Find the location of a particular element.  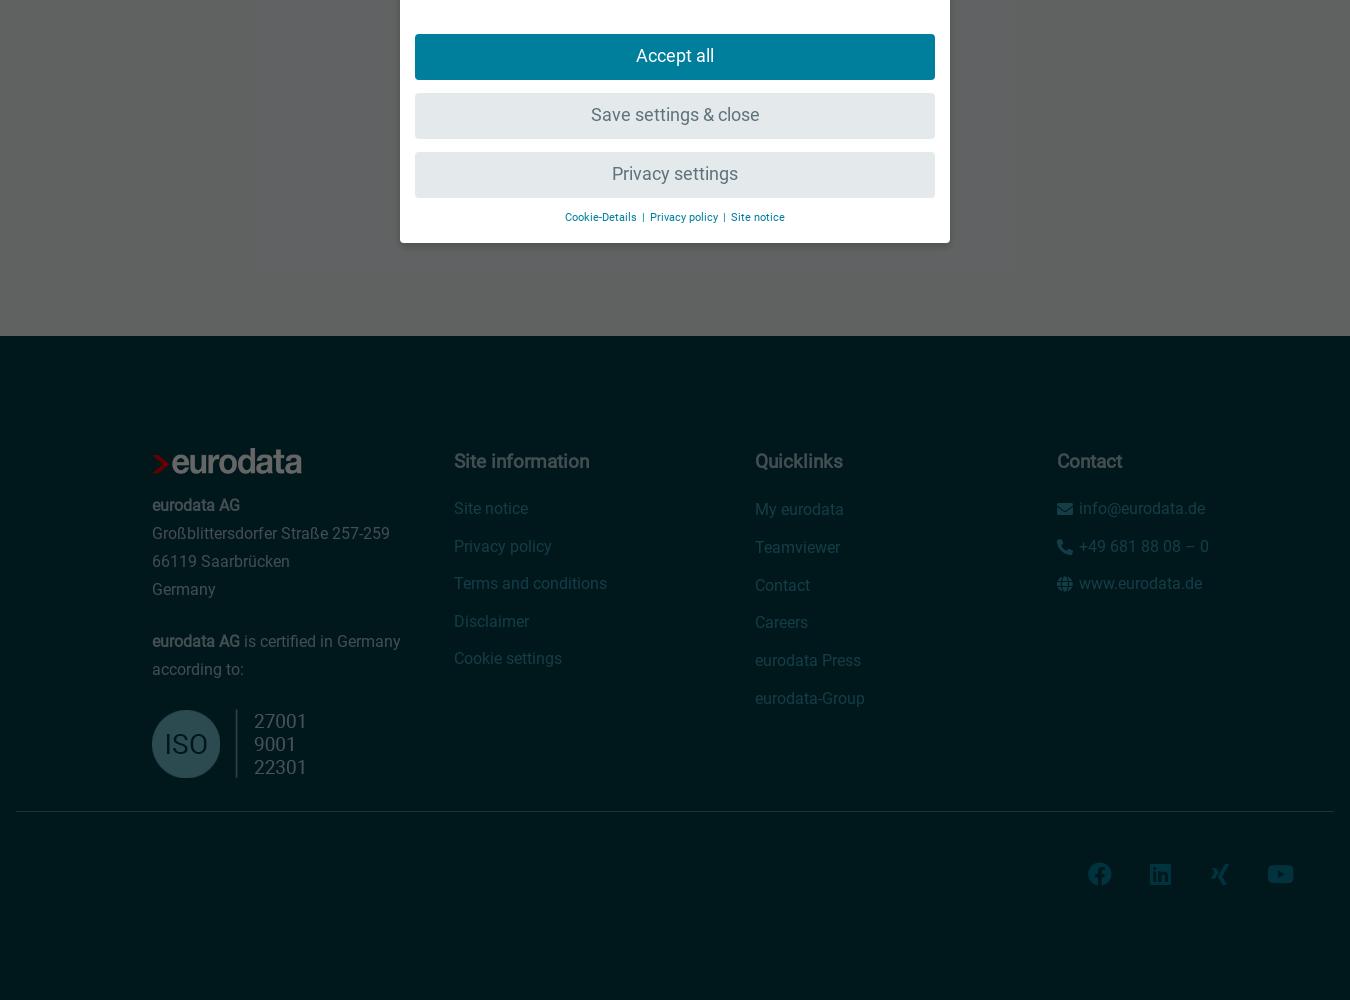

'Privacy policy' is located at coordinates (501, 545).